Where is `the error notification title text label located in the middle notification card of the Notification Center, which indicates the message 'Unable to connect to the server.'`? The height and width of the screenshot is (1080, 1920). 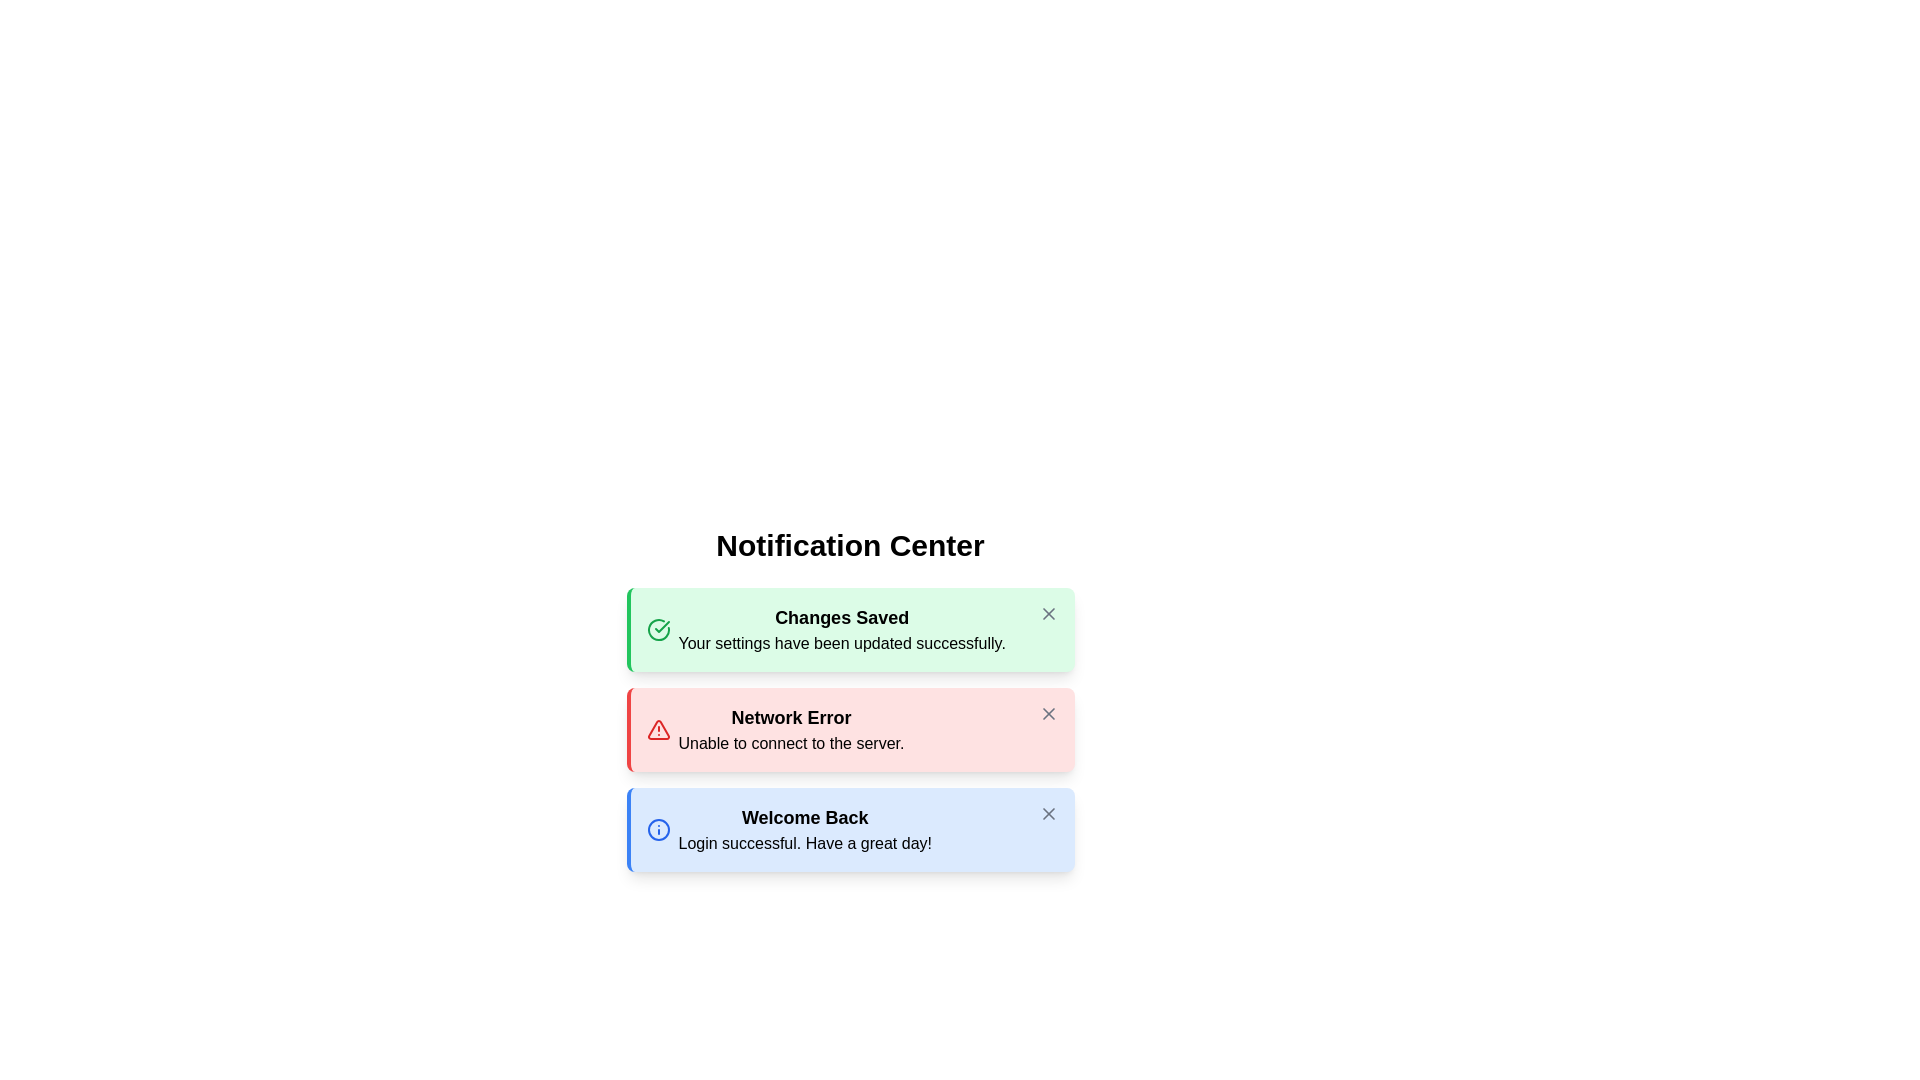 the error notification title text label located in the middle notification card of the Notification Center, which indicates the message 'Unable to connect to the server.' is located at coordinates (790, 716).